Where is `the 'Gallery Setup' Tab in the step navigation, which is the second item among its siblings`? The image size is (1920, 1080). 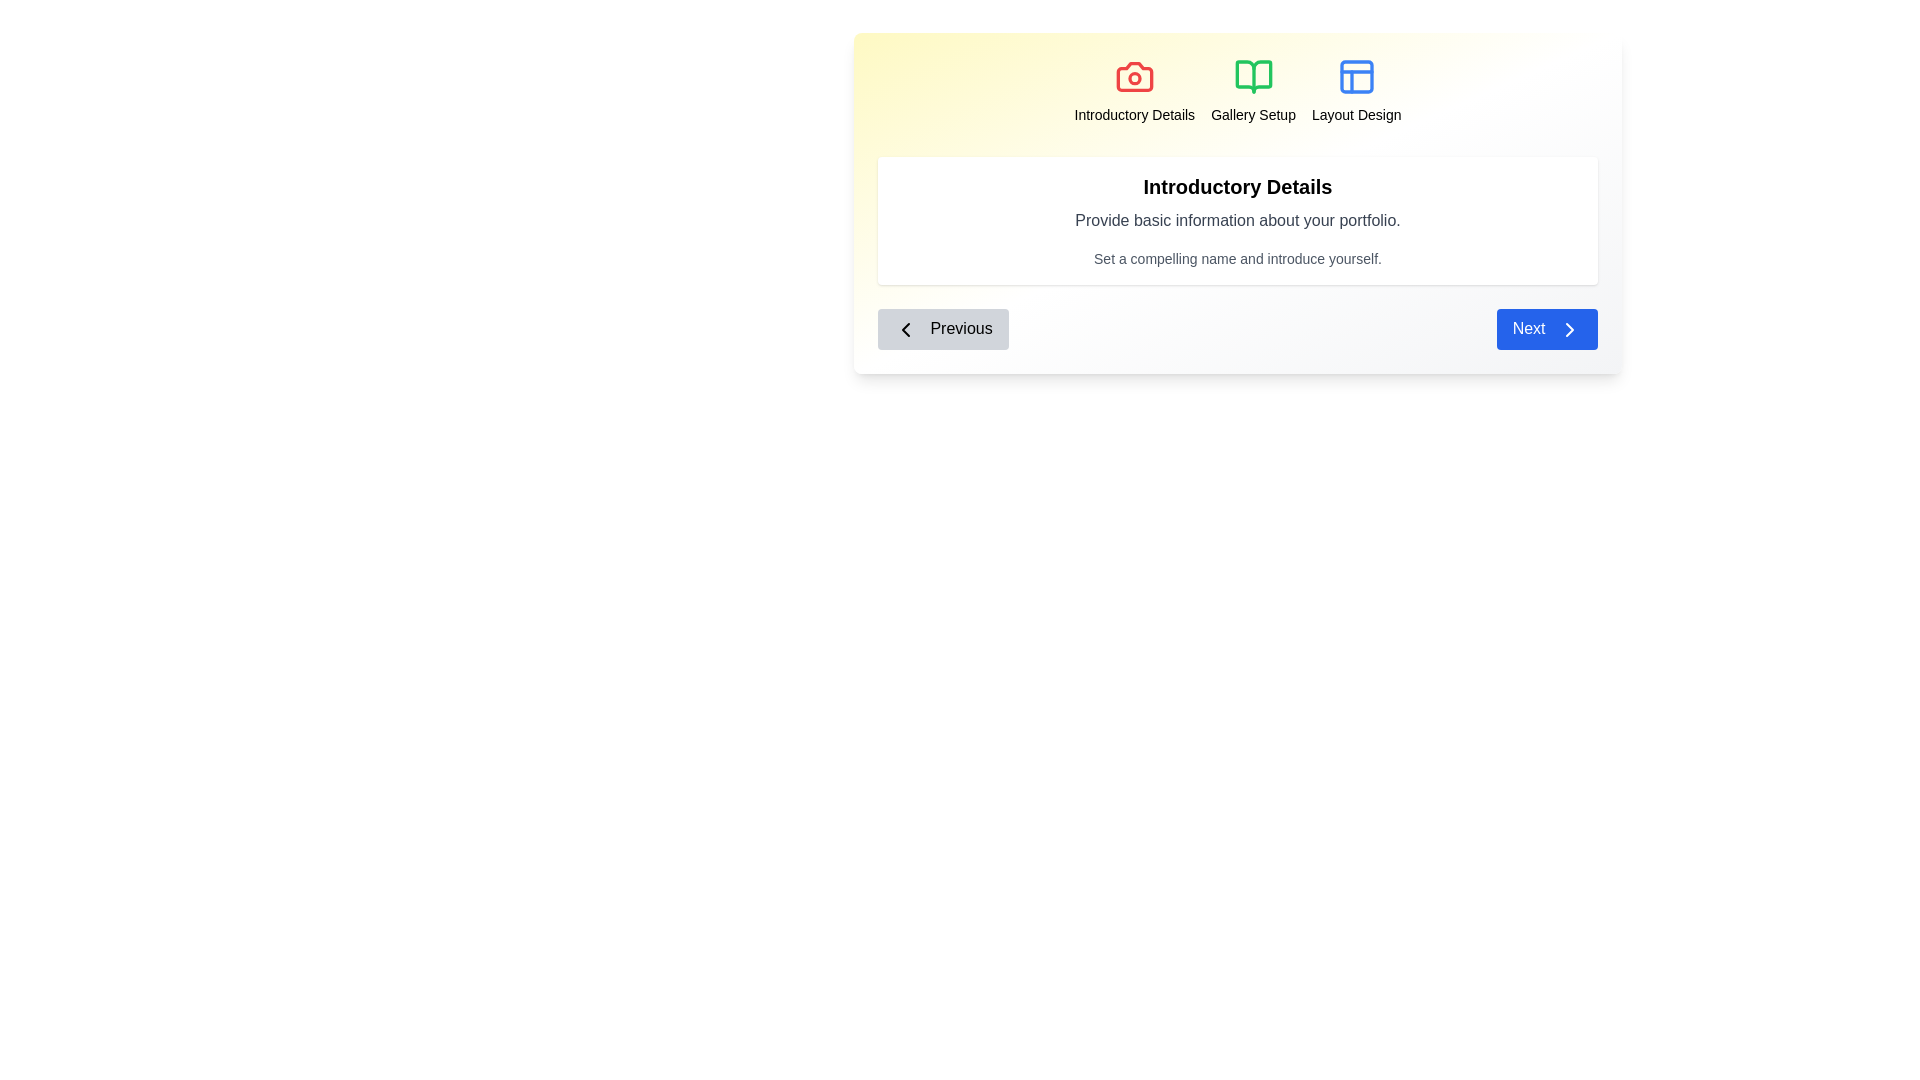
the 'Gallery Setup' Tab in the step navigation, which is the second item among its siblings is located at coordinates (1237, 91).